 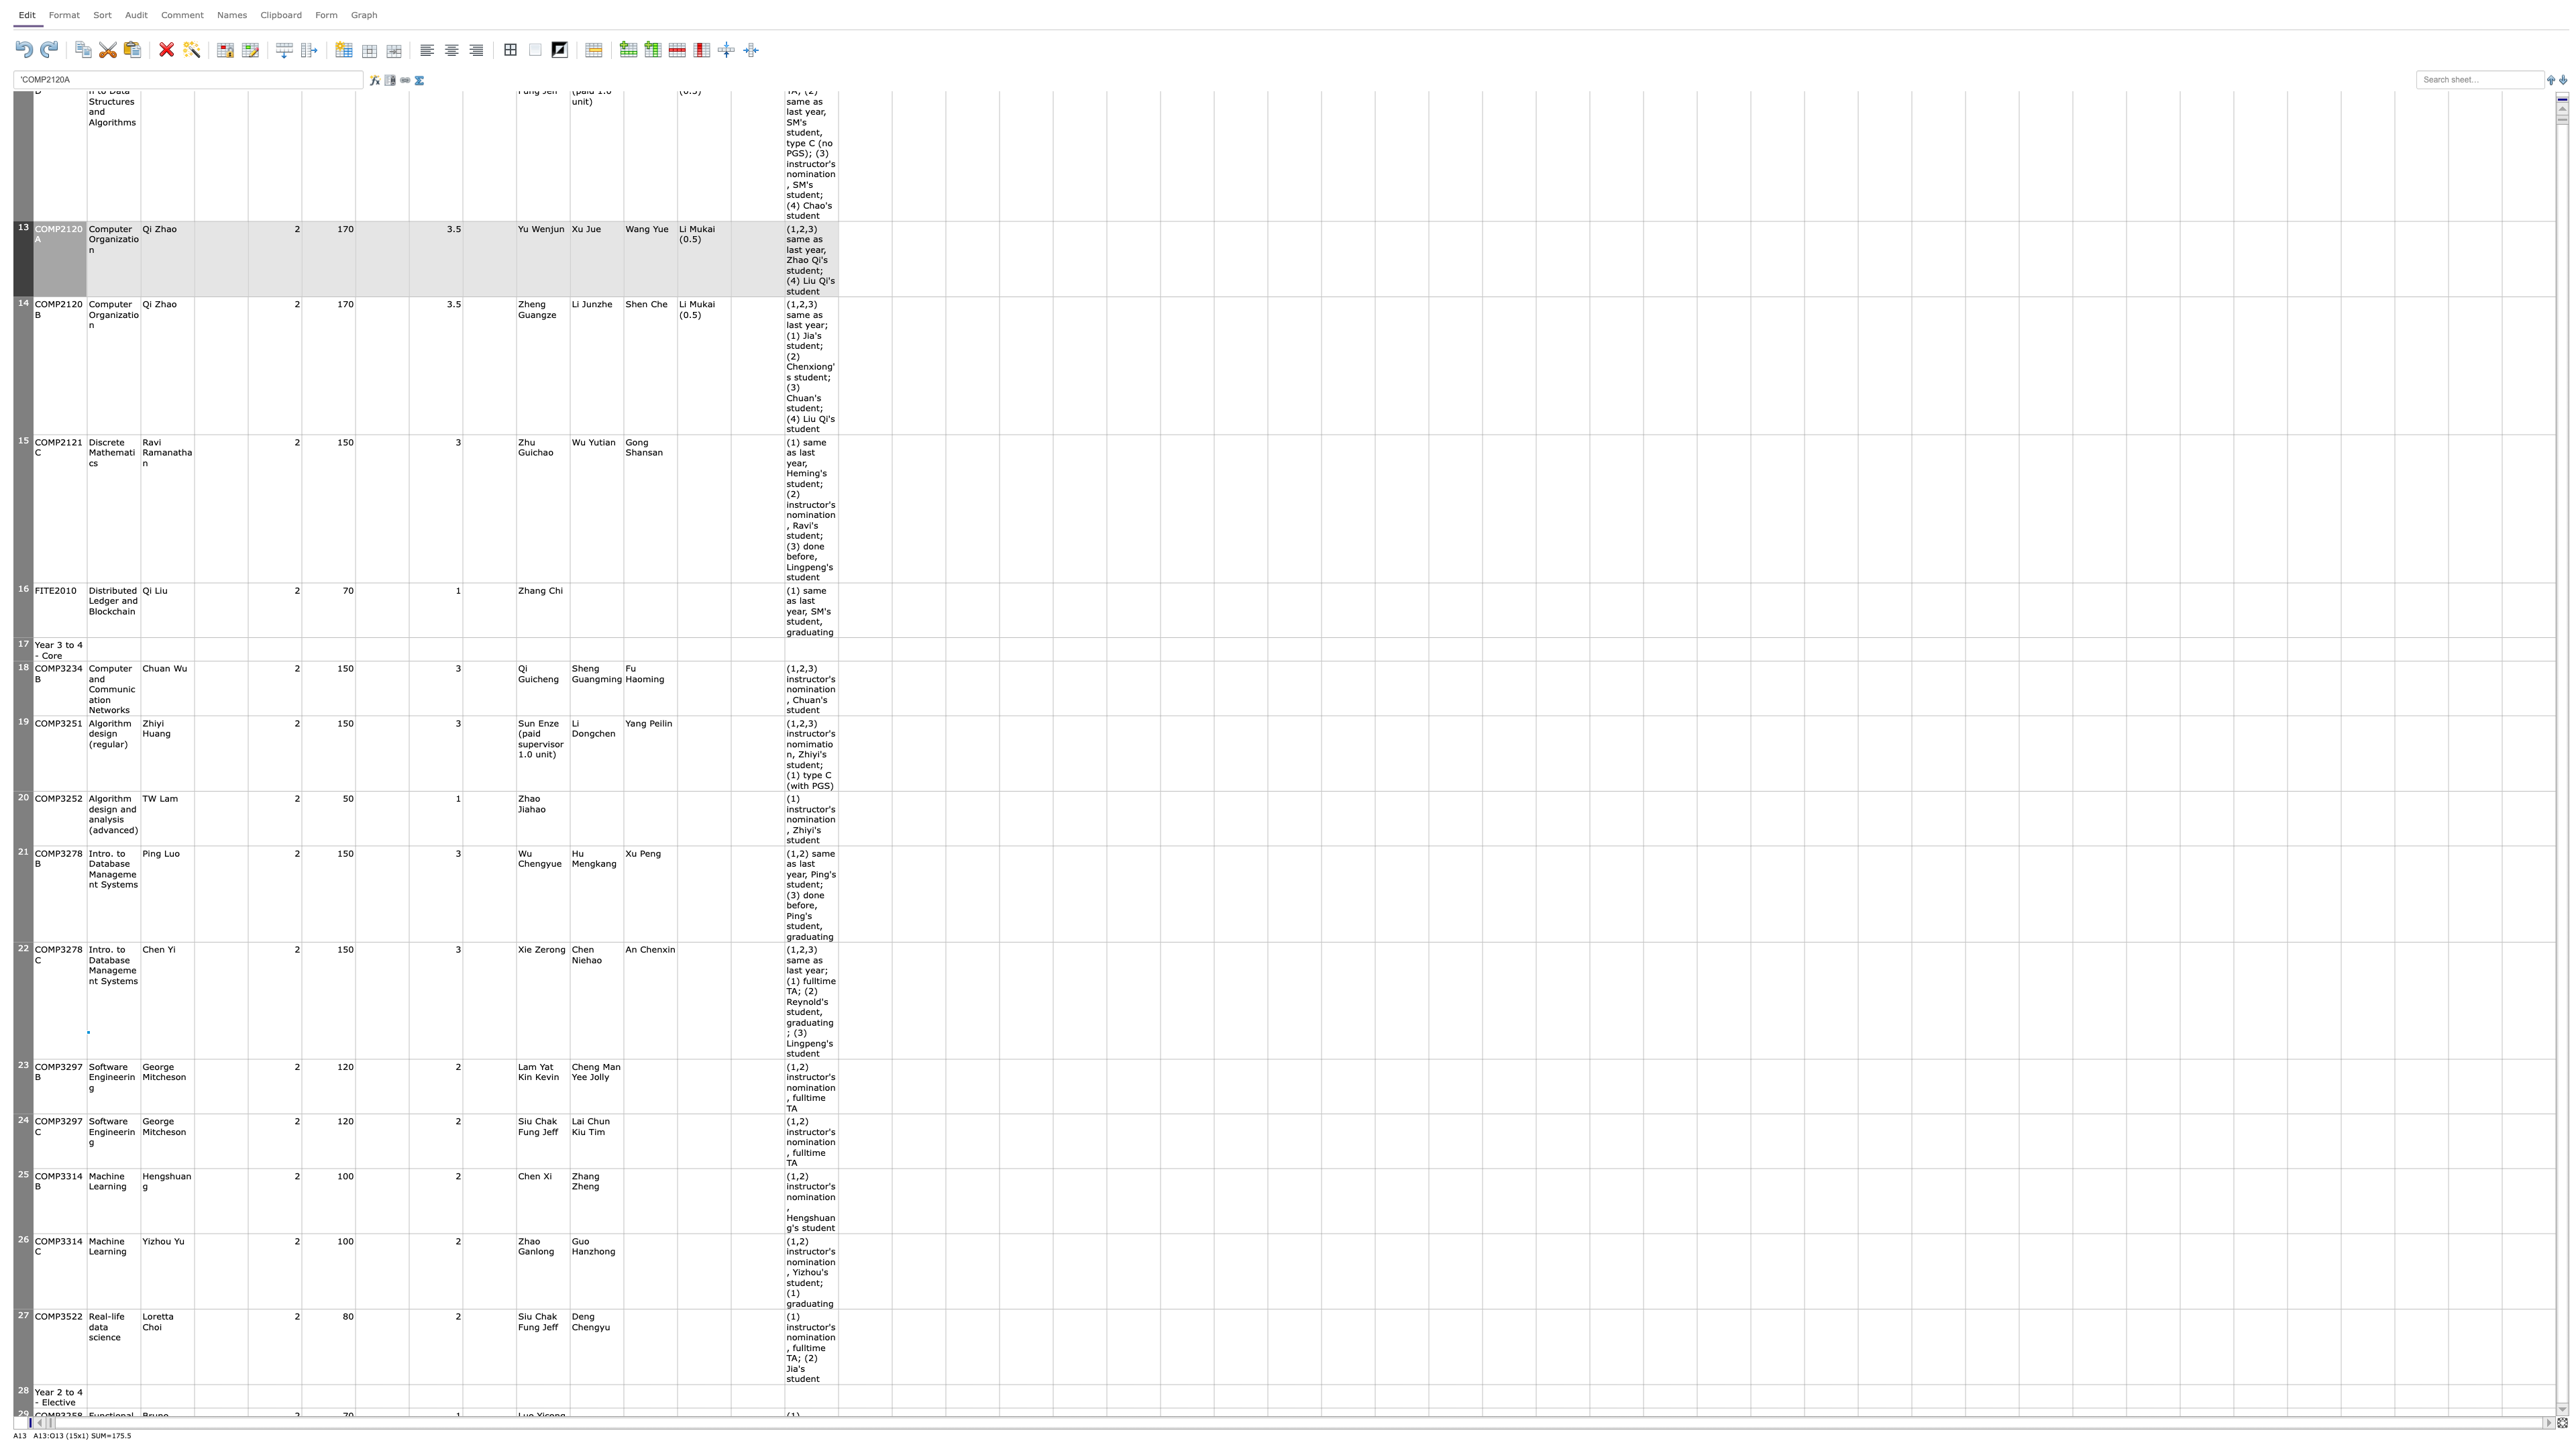 What do you see at coordinates (23, 1232) in the screenshot?
I see `row 25's height resize handle` at bounding box center [23, 1232].